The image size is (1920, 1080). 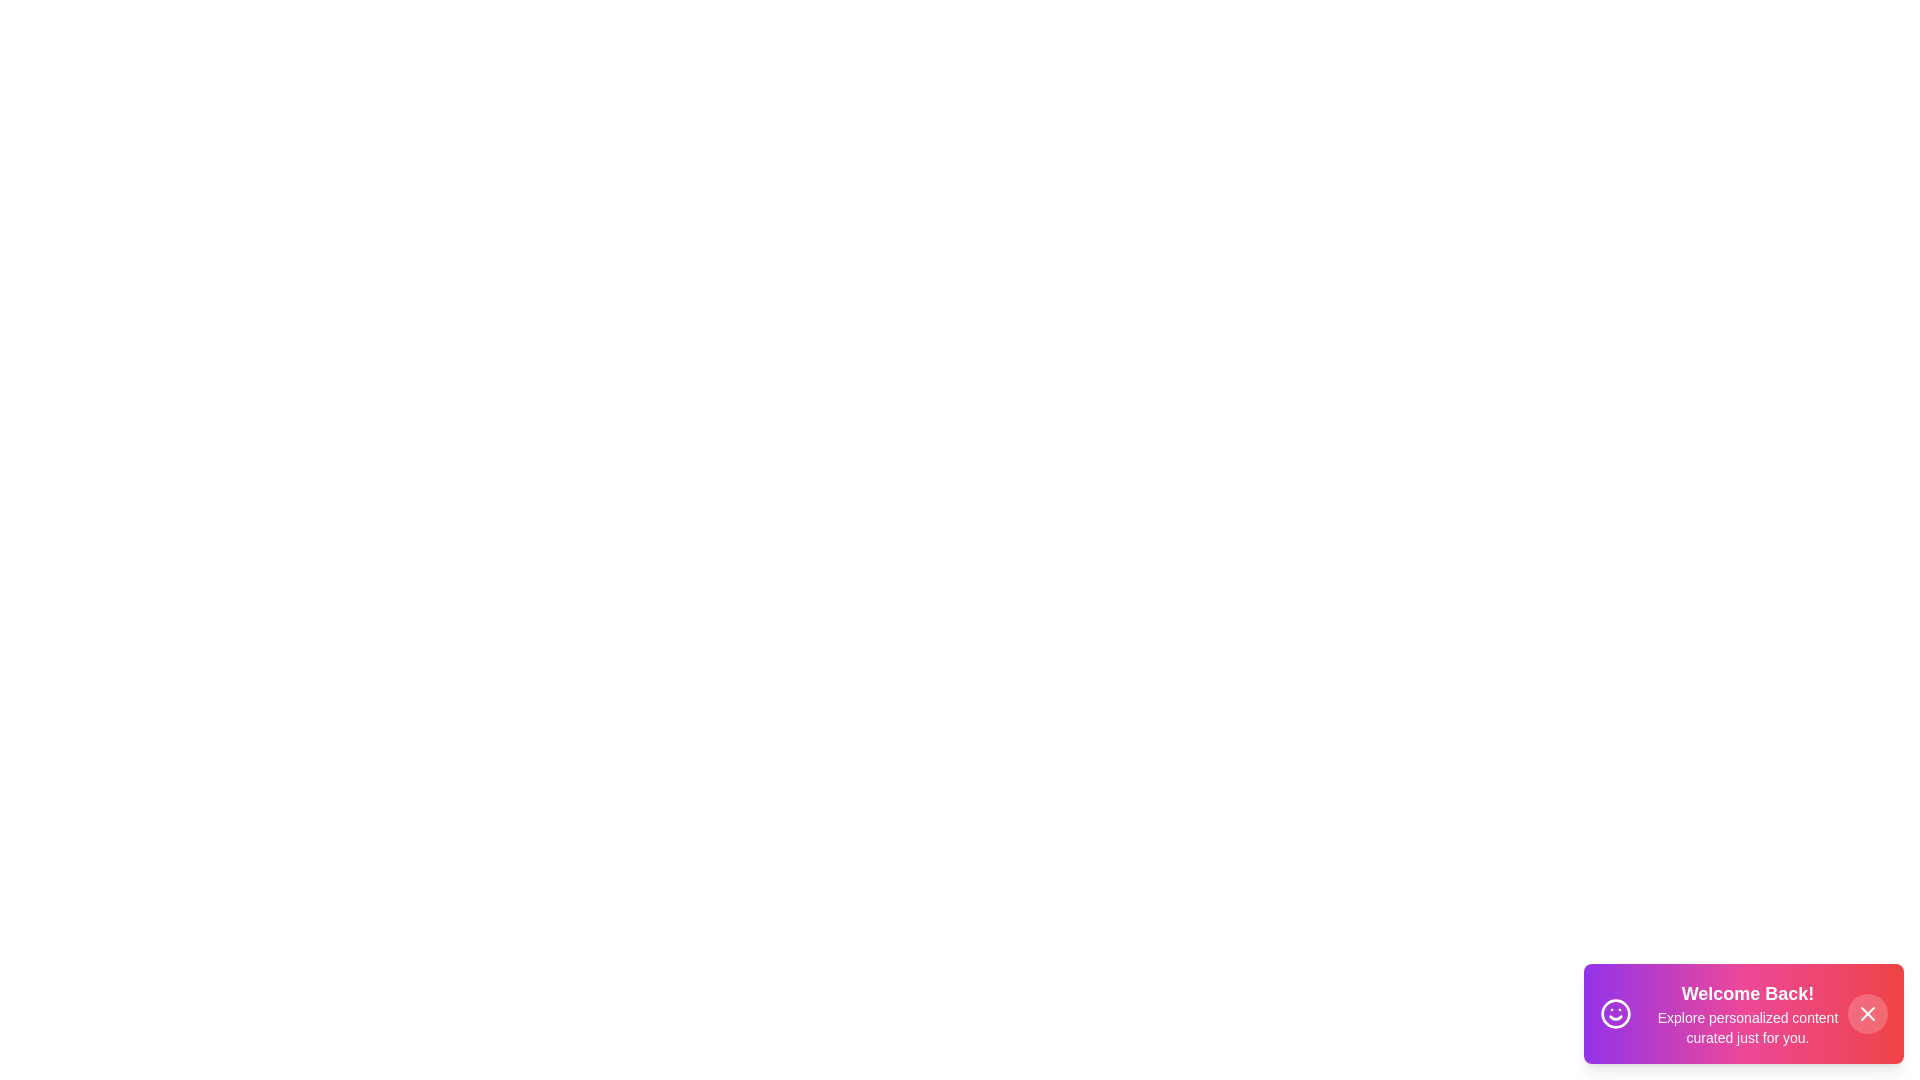 What do you see at coordinates (1616, 1014) in the screenshot?
I see `the smile icon to trigger feedback` at bounding box center [1616, 1014].